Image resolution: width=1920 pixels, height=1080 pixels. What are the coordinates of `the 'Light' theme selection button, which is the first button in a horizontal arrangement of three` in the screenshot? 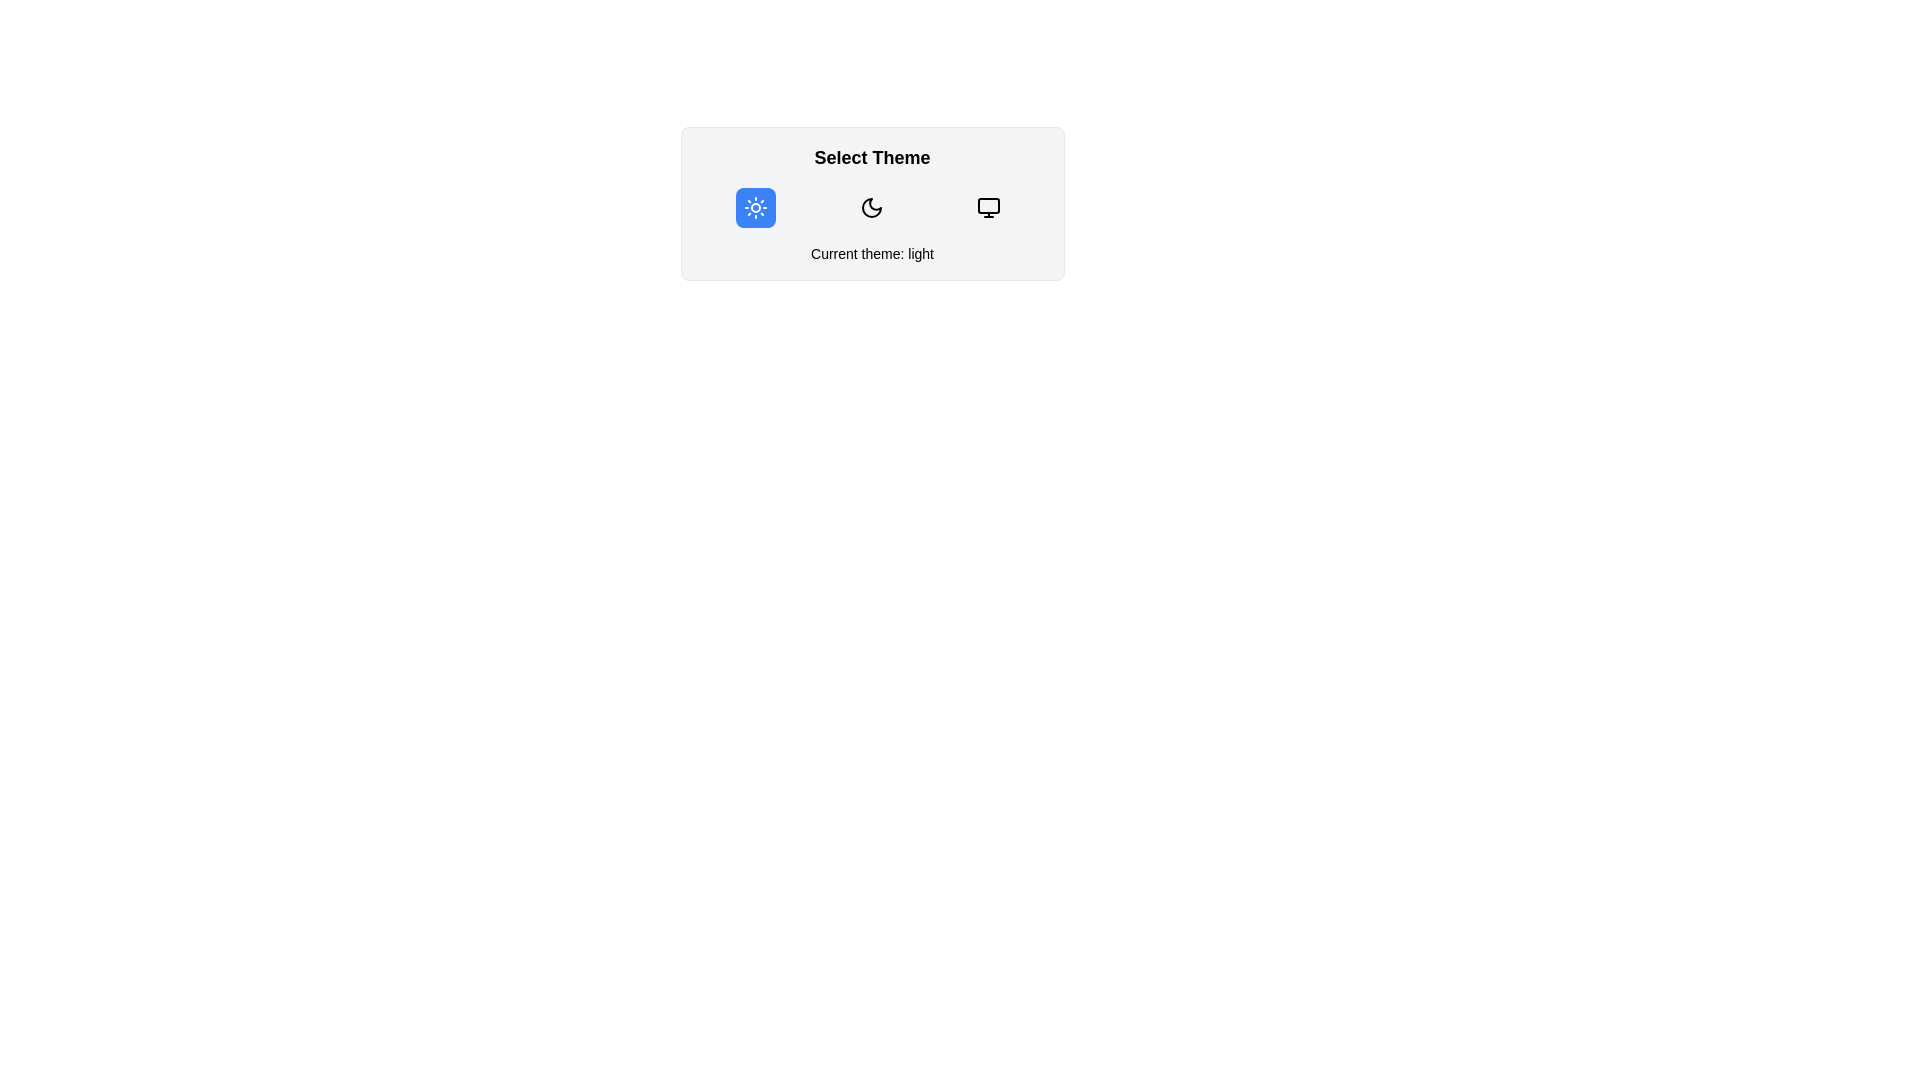 It's located at (754, 208).